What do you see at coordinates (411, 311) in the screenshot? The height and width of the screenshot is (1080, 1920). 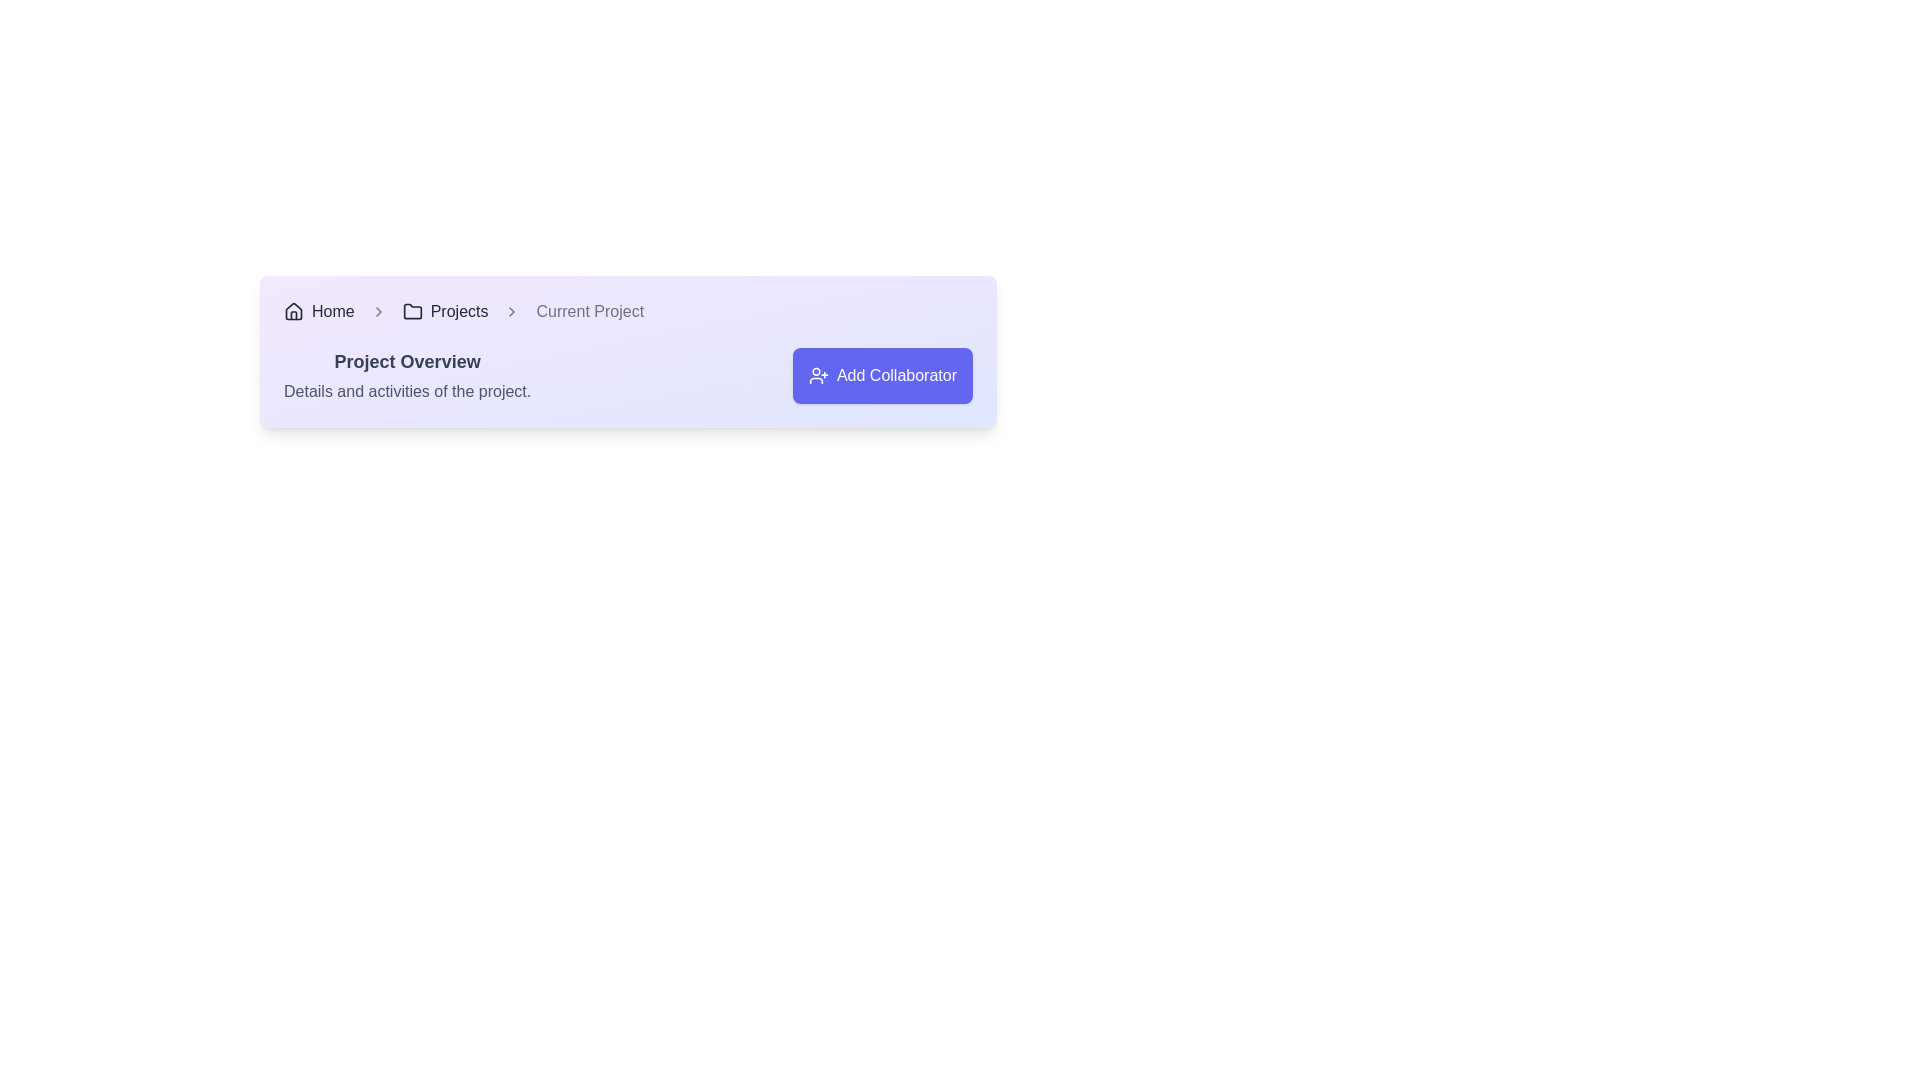 I see `the 'Projects' icon in the breadcrumb navigation bar, which is the second item between the house icon and the text 'Projects'` at bounding box center [411, 311].